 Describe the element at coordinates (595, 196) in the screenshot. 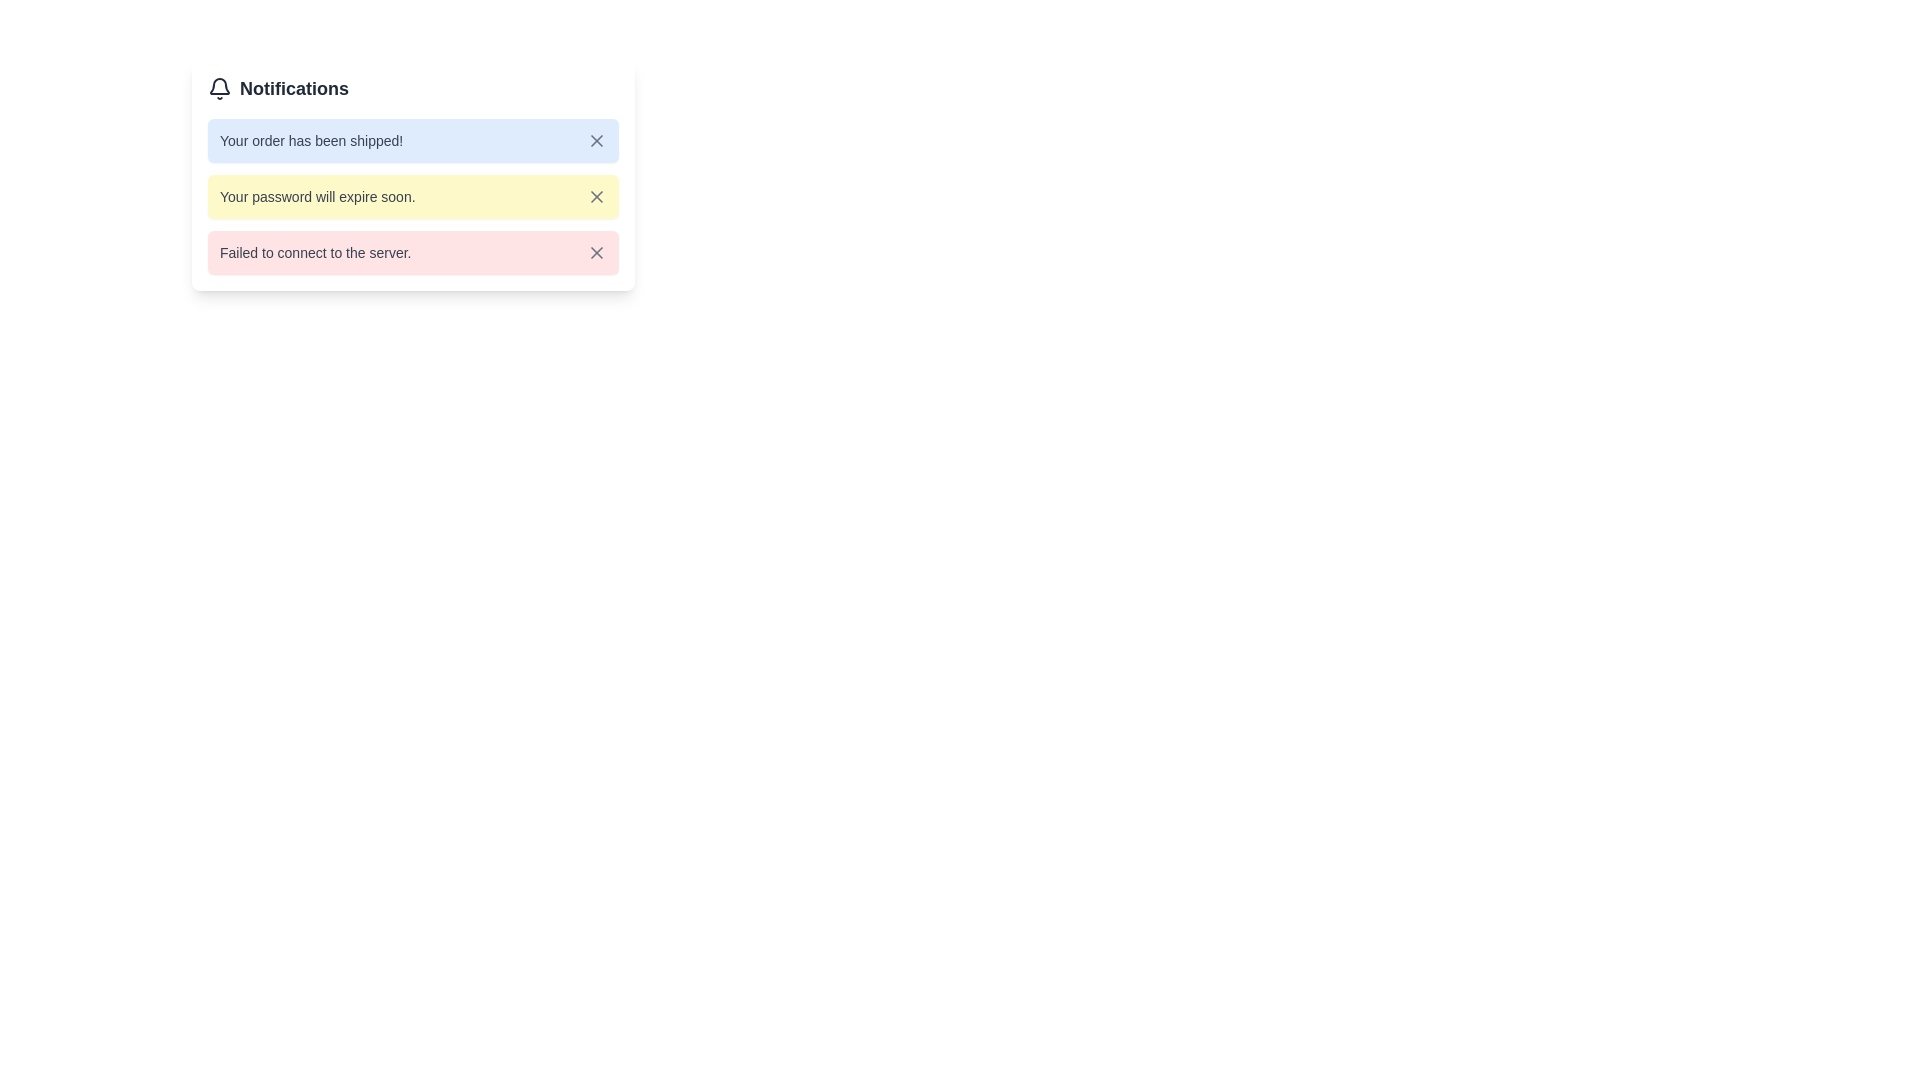

I see `the diagonal crossing line within the 'X' symbol in the second notification of the notification panel` at that location.